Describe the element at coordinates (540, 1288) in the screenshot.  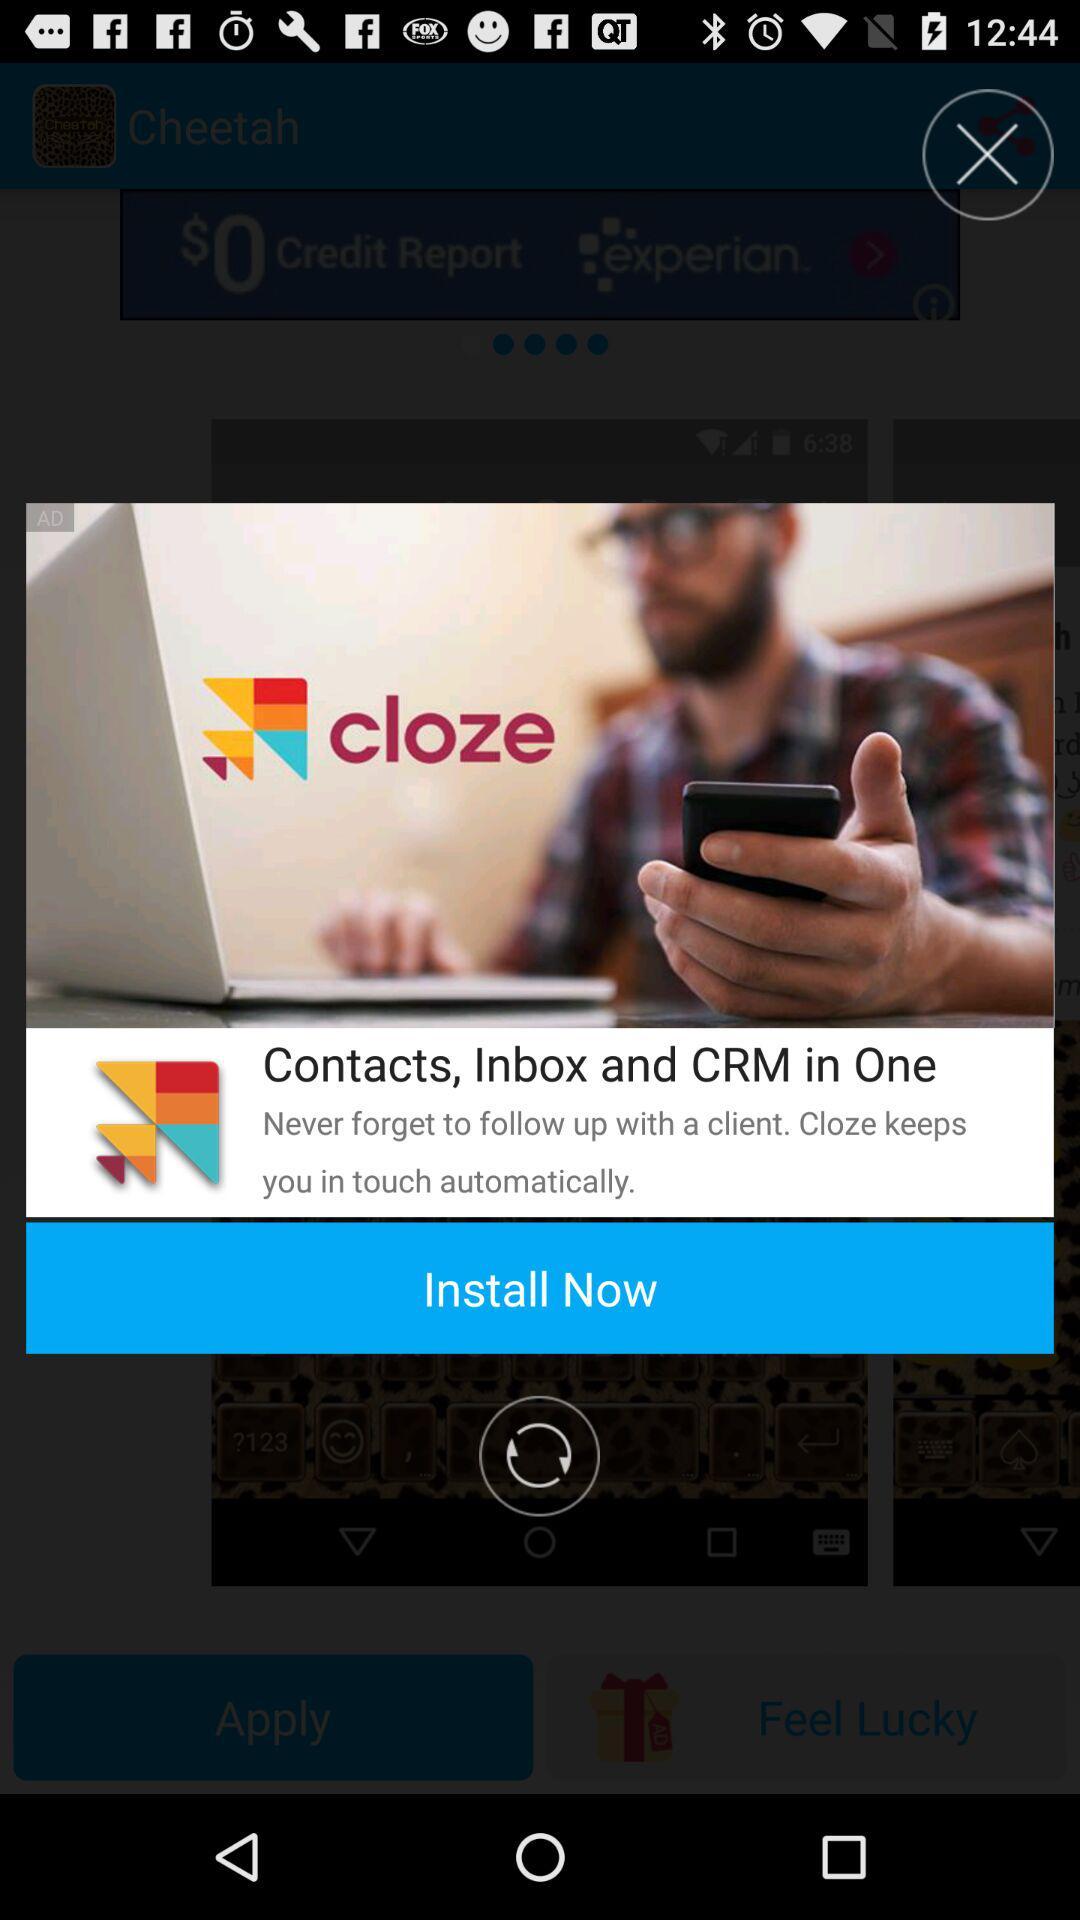
I see `the icon below never forget to item` at that location.